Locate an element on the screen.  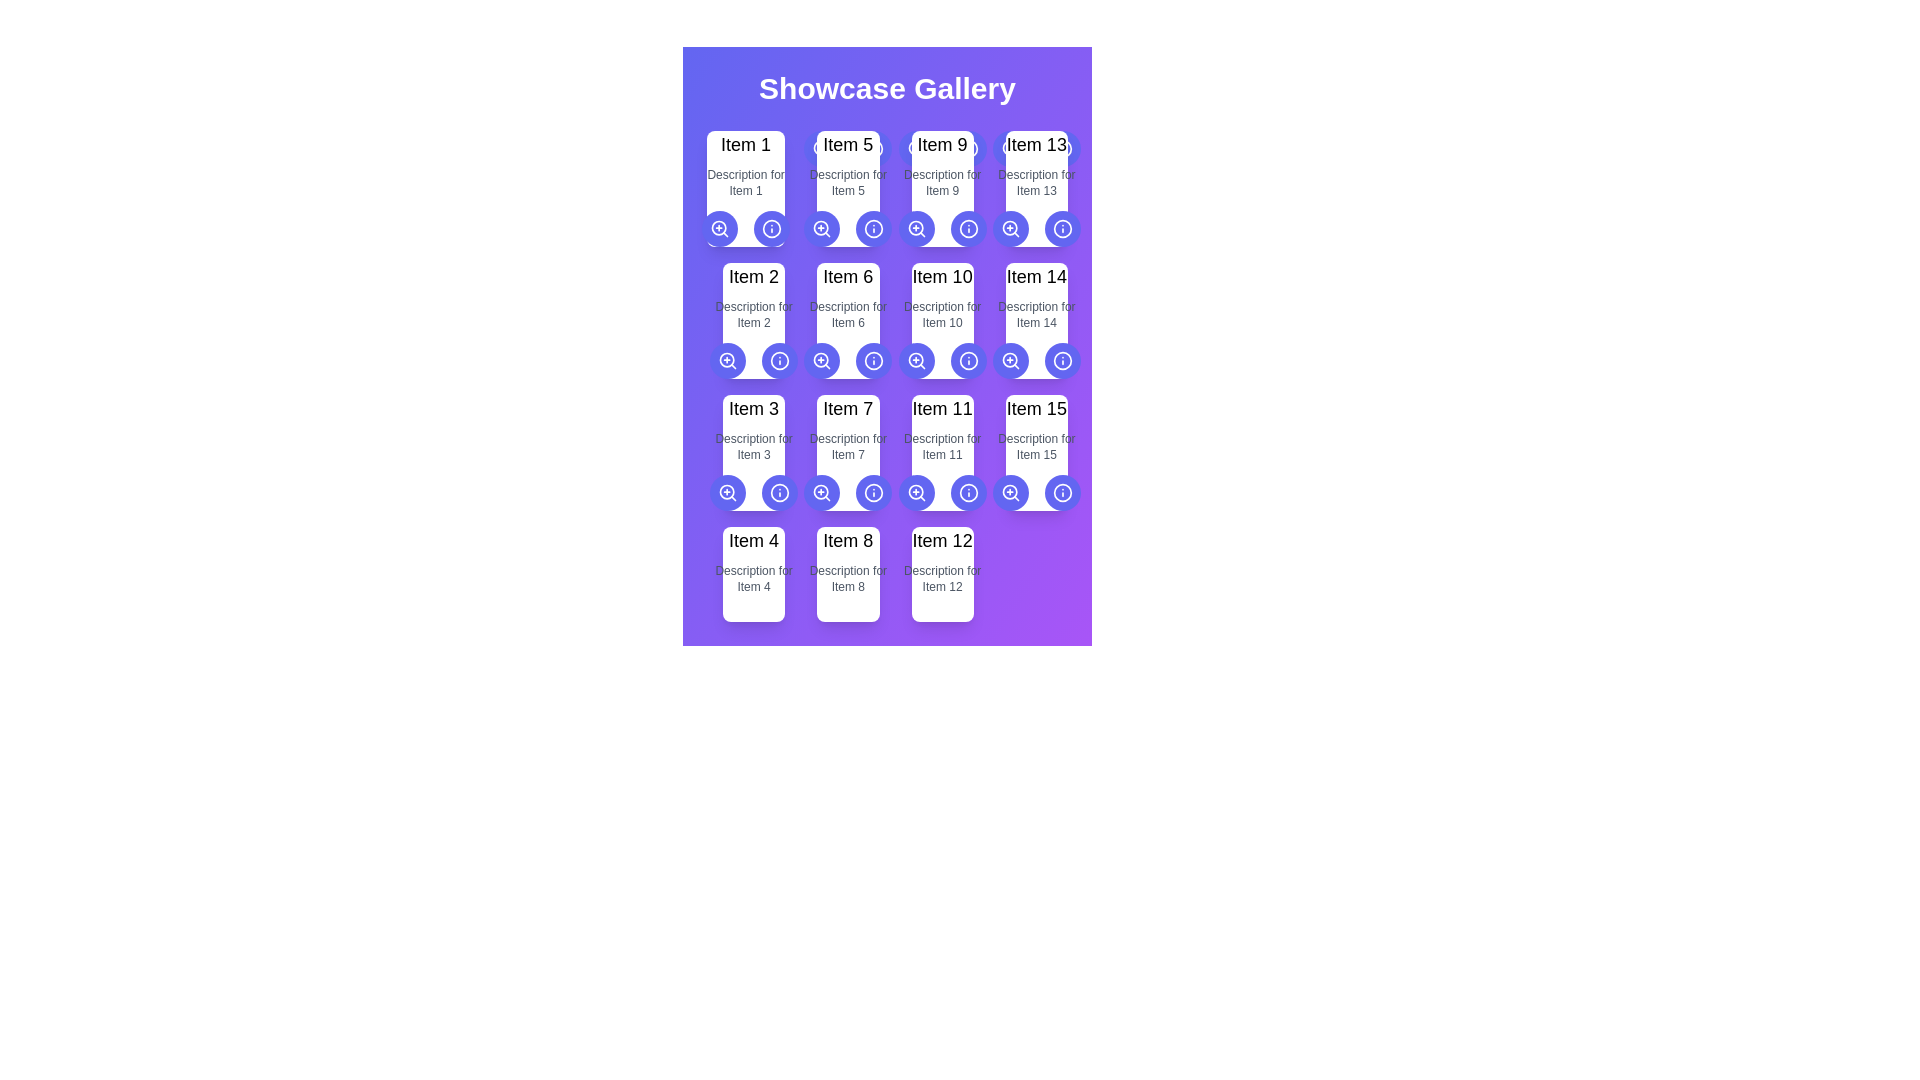
the zoom-in button located in the top-right corner of the grid under the label 'Item 9' is located at coordinates (1010, 227).